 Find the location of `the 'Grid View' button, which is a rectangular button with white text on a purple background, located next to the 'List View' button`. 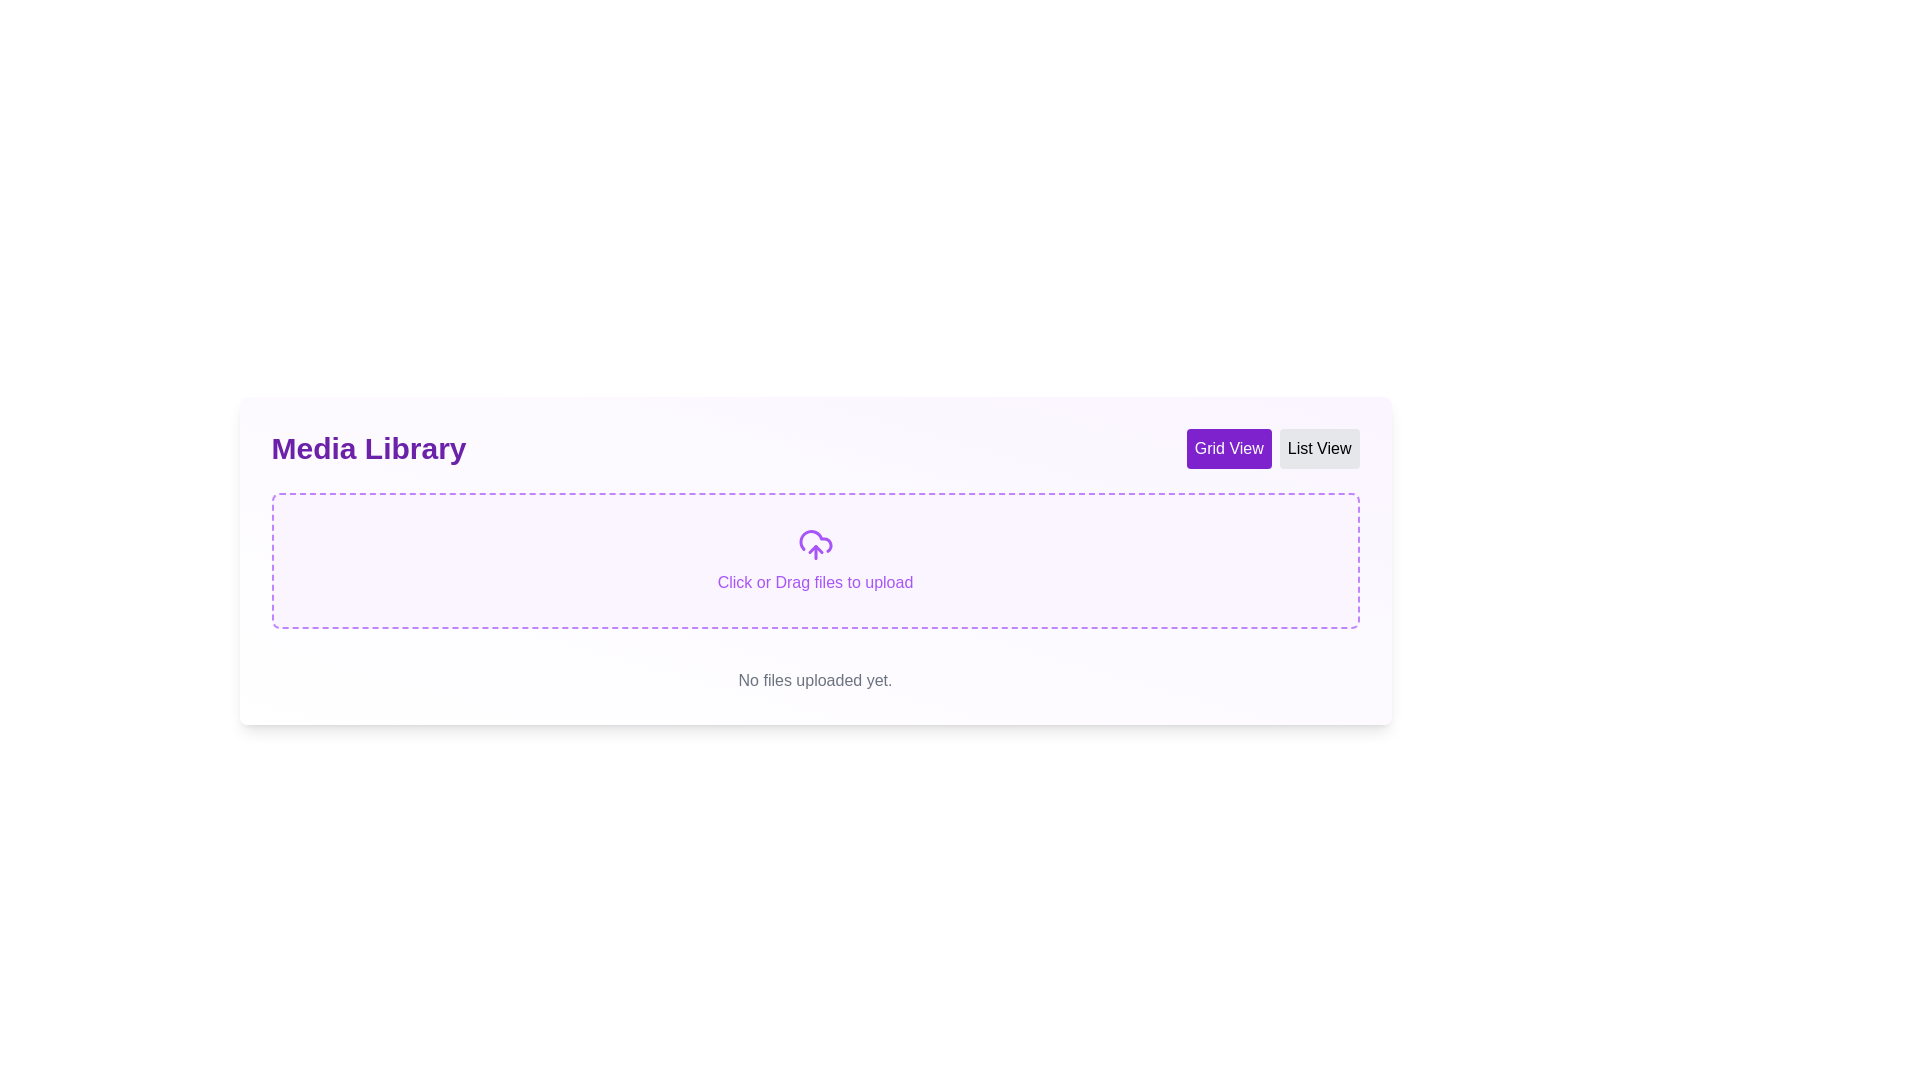

the 'Grid View' button, which is a rectangular button with white text on a purple background, located next to the 'List View' button is located at coordinates (1228, 447).